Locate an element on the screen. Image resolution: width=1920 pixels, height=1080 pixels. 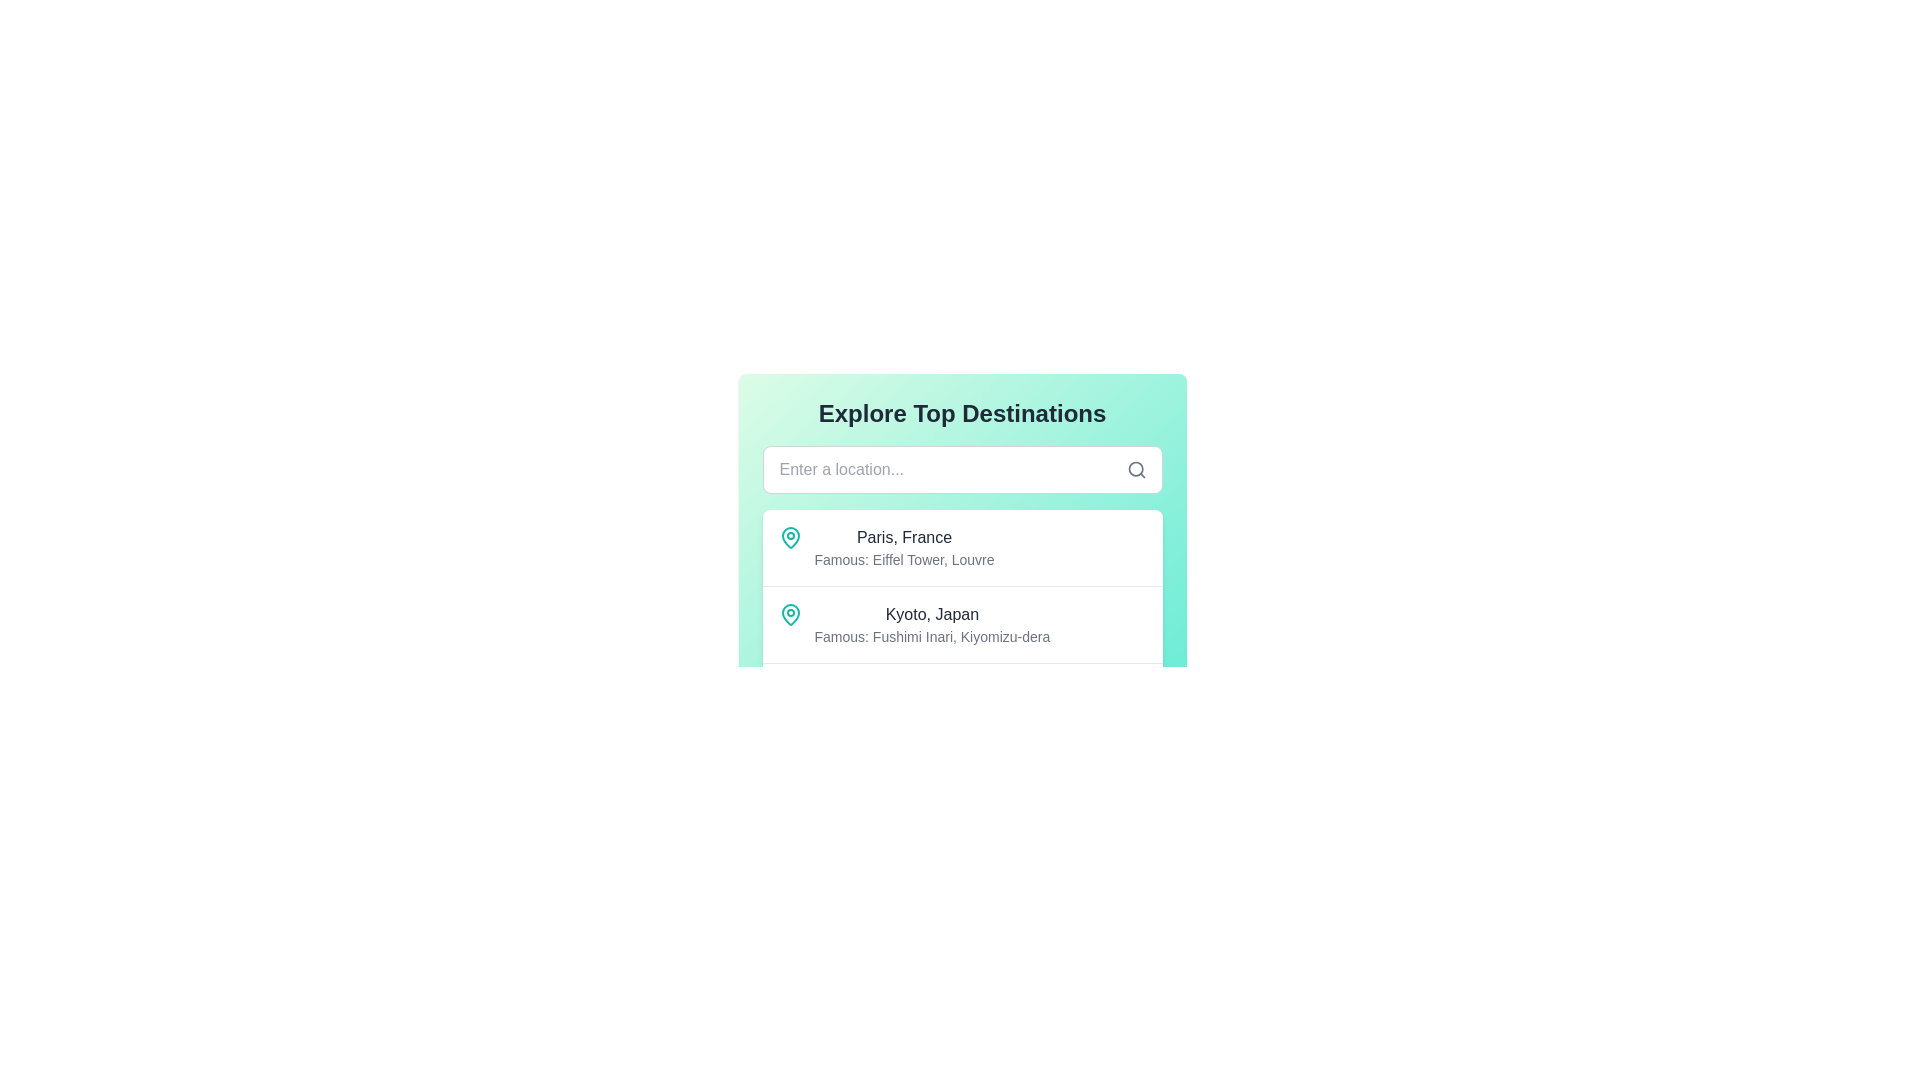
the decorative graphical element within the magnifying glass search icon, which is located to the far right inside the search bar component, slightly above its vertical centerline is located at coordinates (1135, 469).